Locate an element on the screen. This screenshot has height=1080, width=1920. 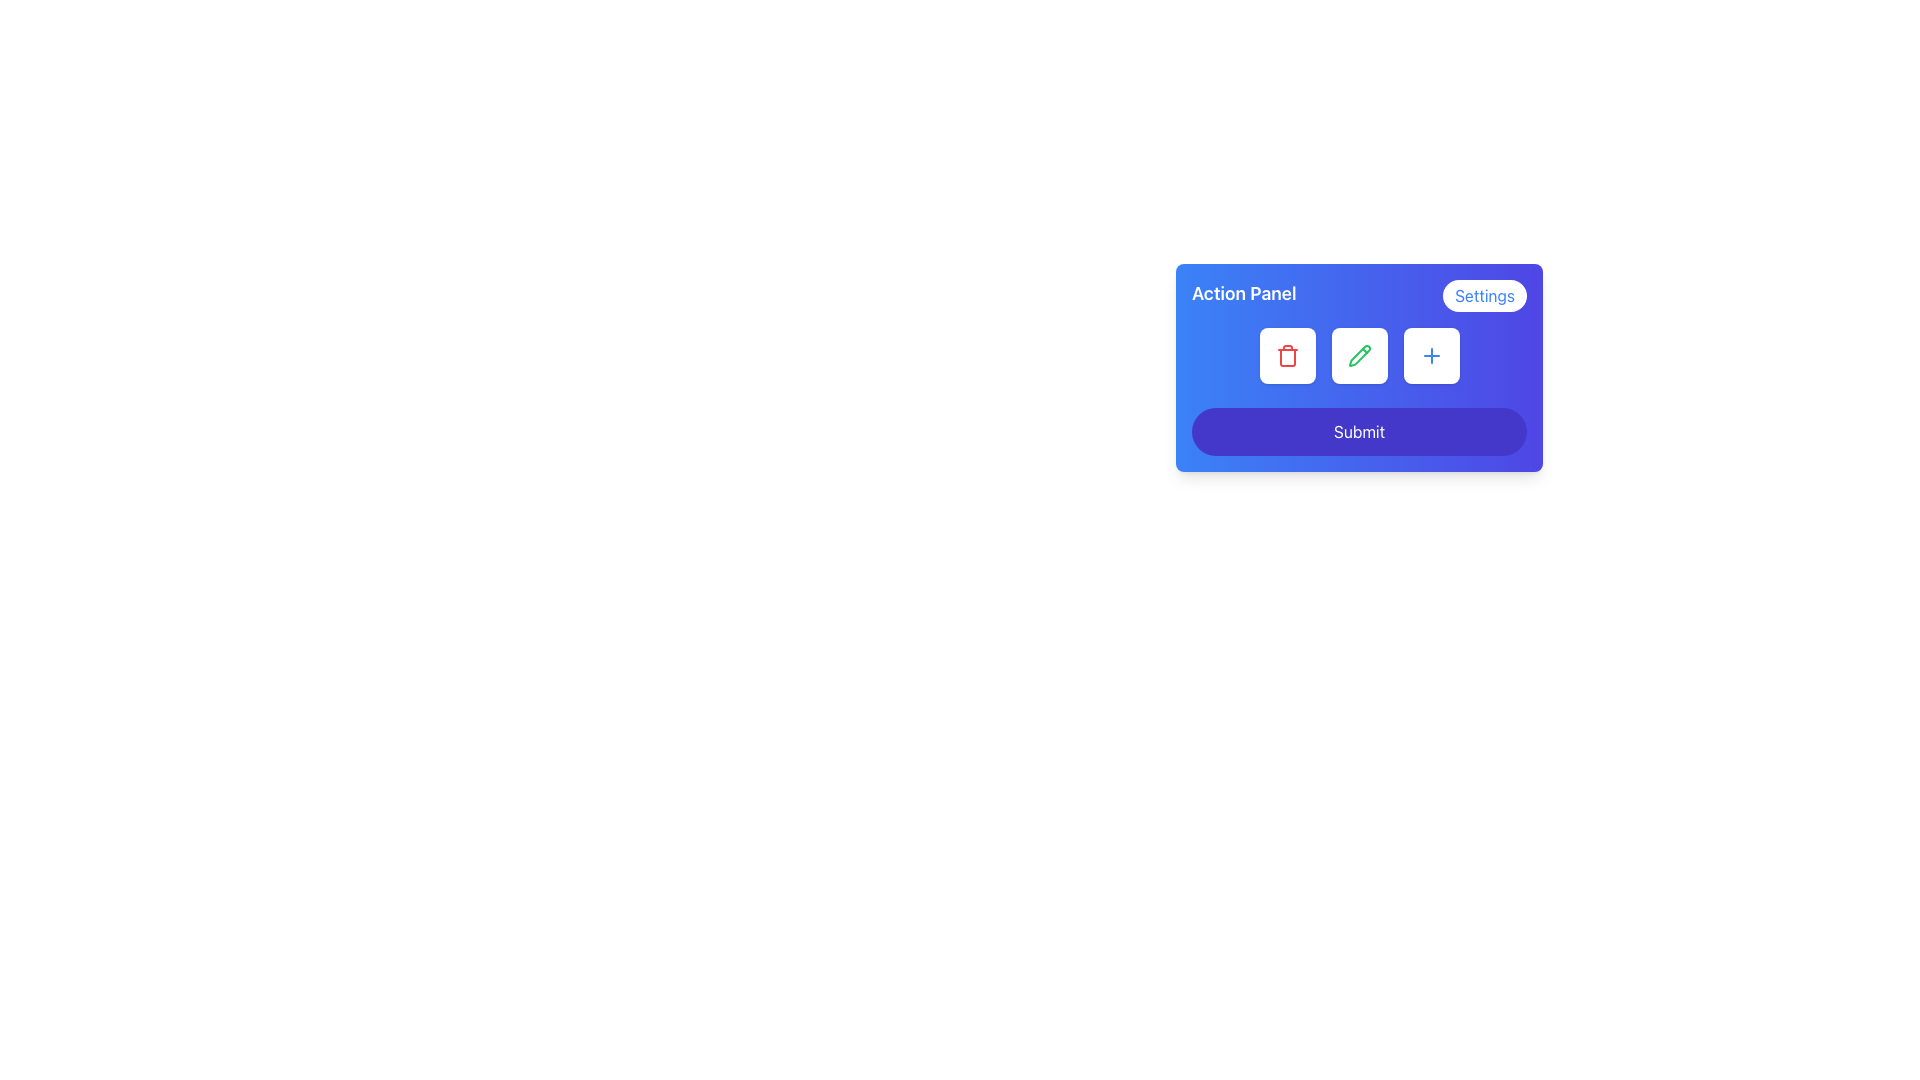
the small, rounded button with a white background and light blue text that displays 'Settings' is located at coordinates (1485, 296).